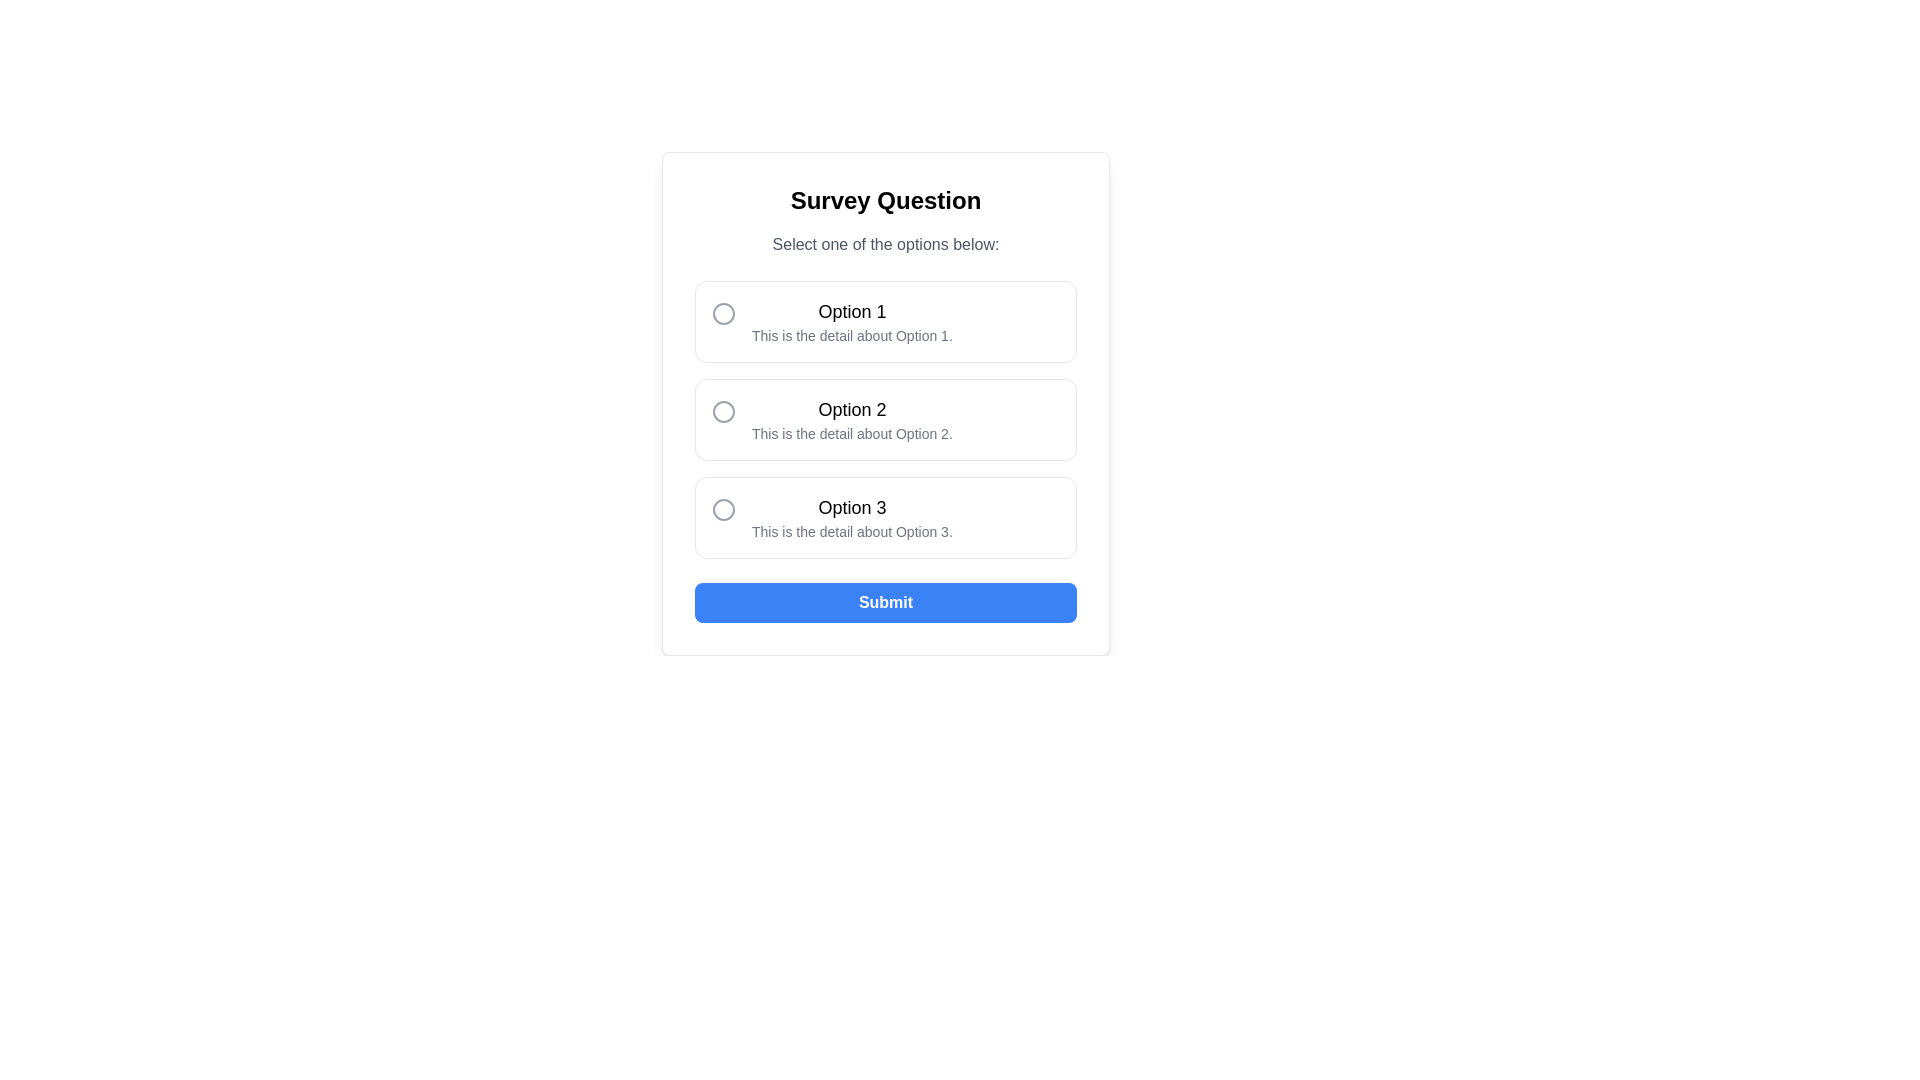  What do you see at coordinates (723, 411) in the screenshot?
I see `the inner circular part of the radio button for 'Option 2' in the survey` at bounding box center [723, 411].